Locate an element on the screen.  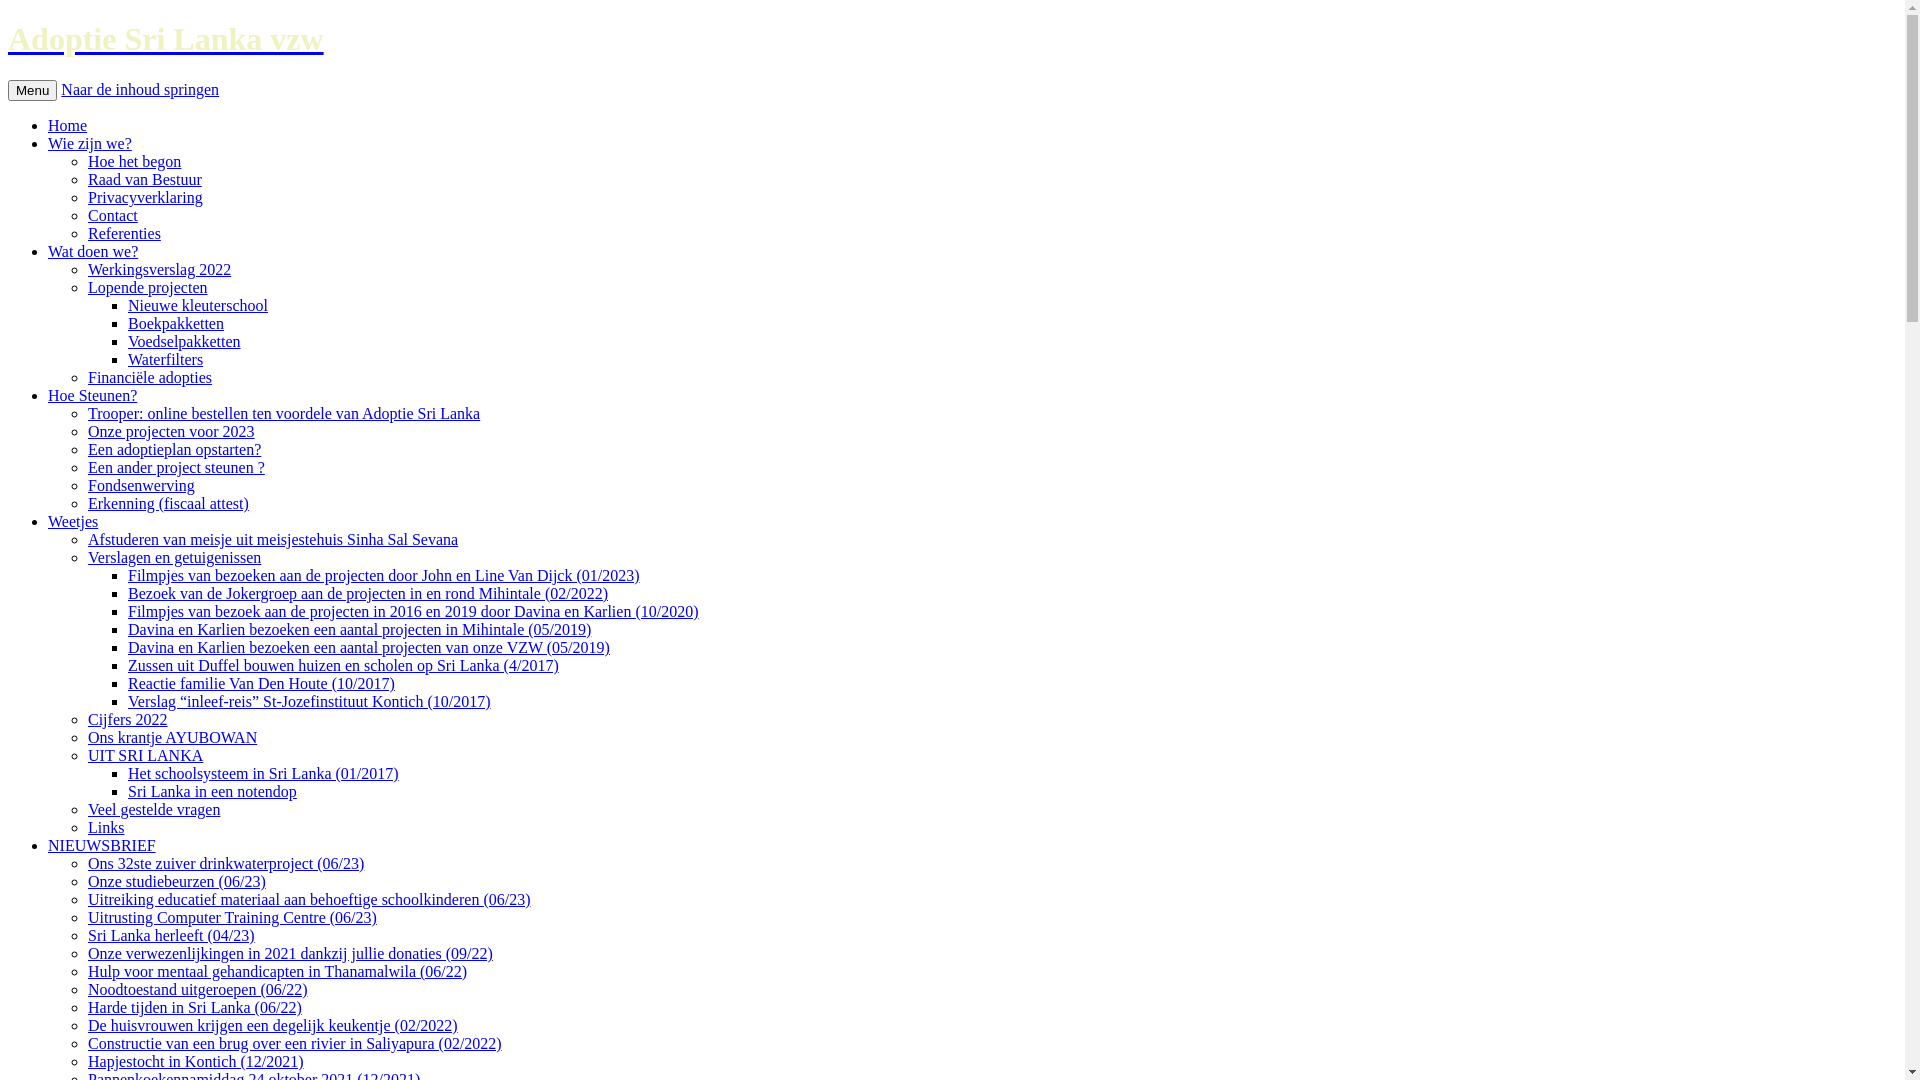
'Lopende projecten' is located at coordinates (86, 287).